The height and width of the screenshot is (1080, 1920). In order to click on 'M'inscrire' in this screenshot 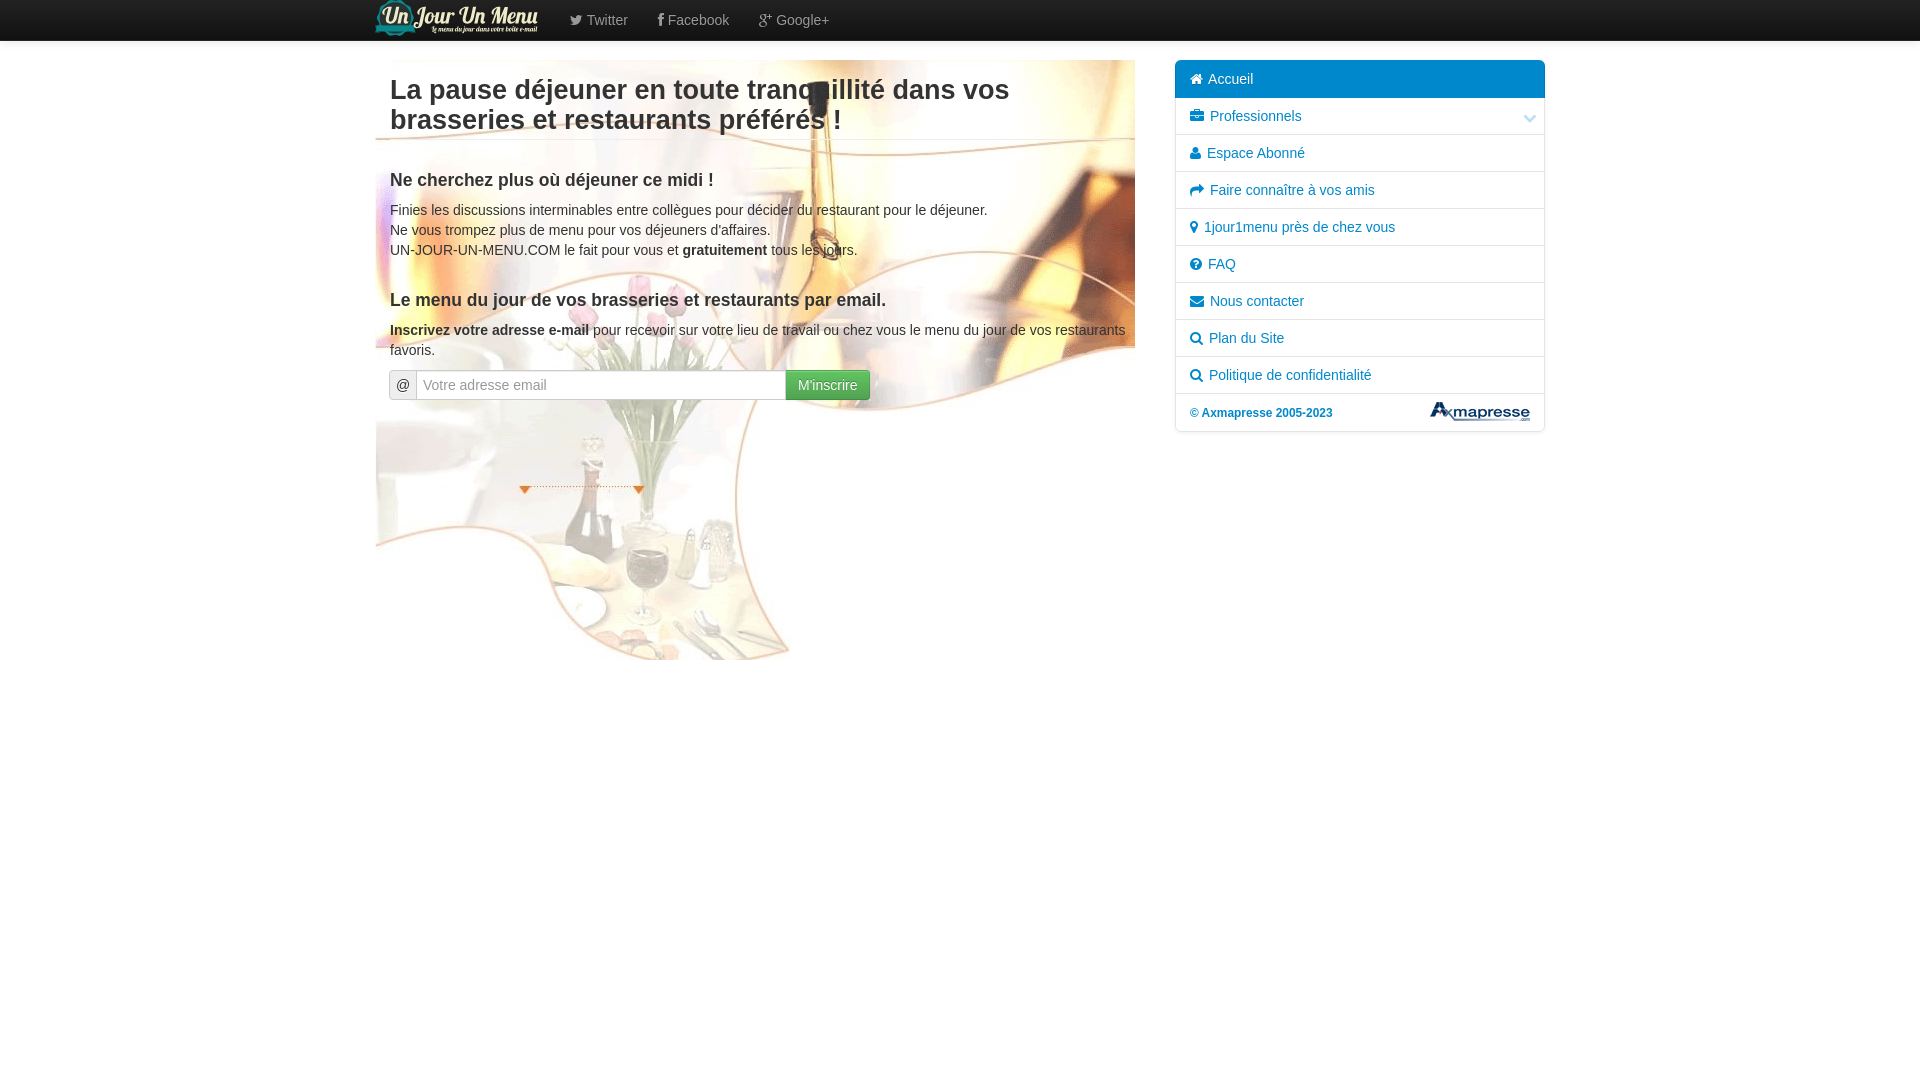, I will do `click(827, 385)`.